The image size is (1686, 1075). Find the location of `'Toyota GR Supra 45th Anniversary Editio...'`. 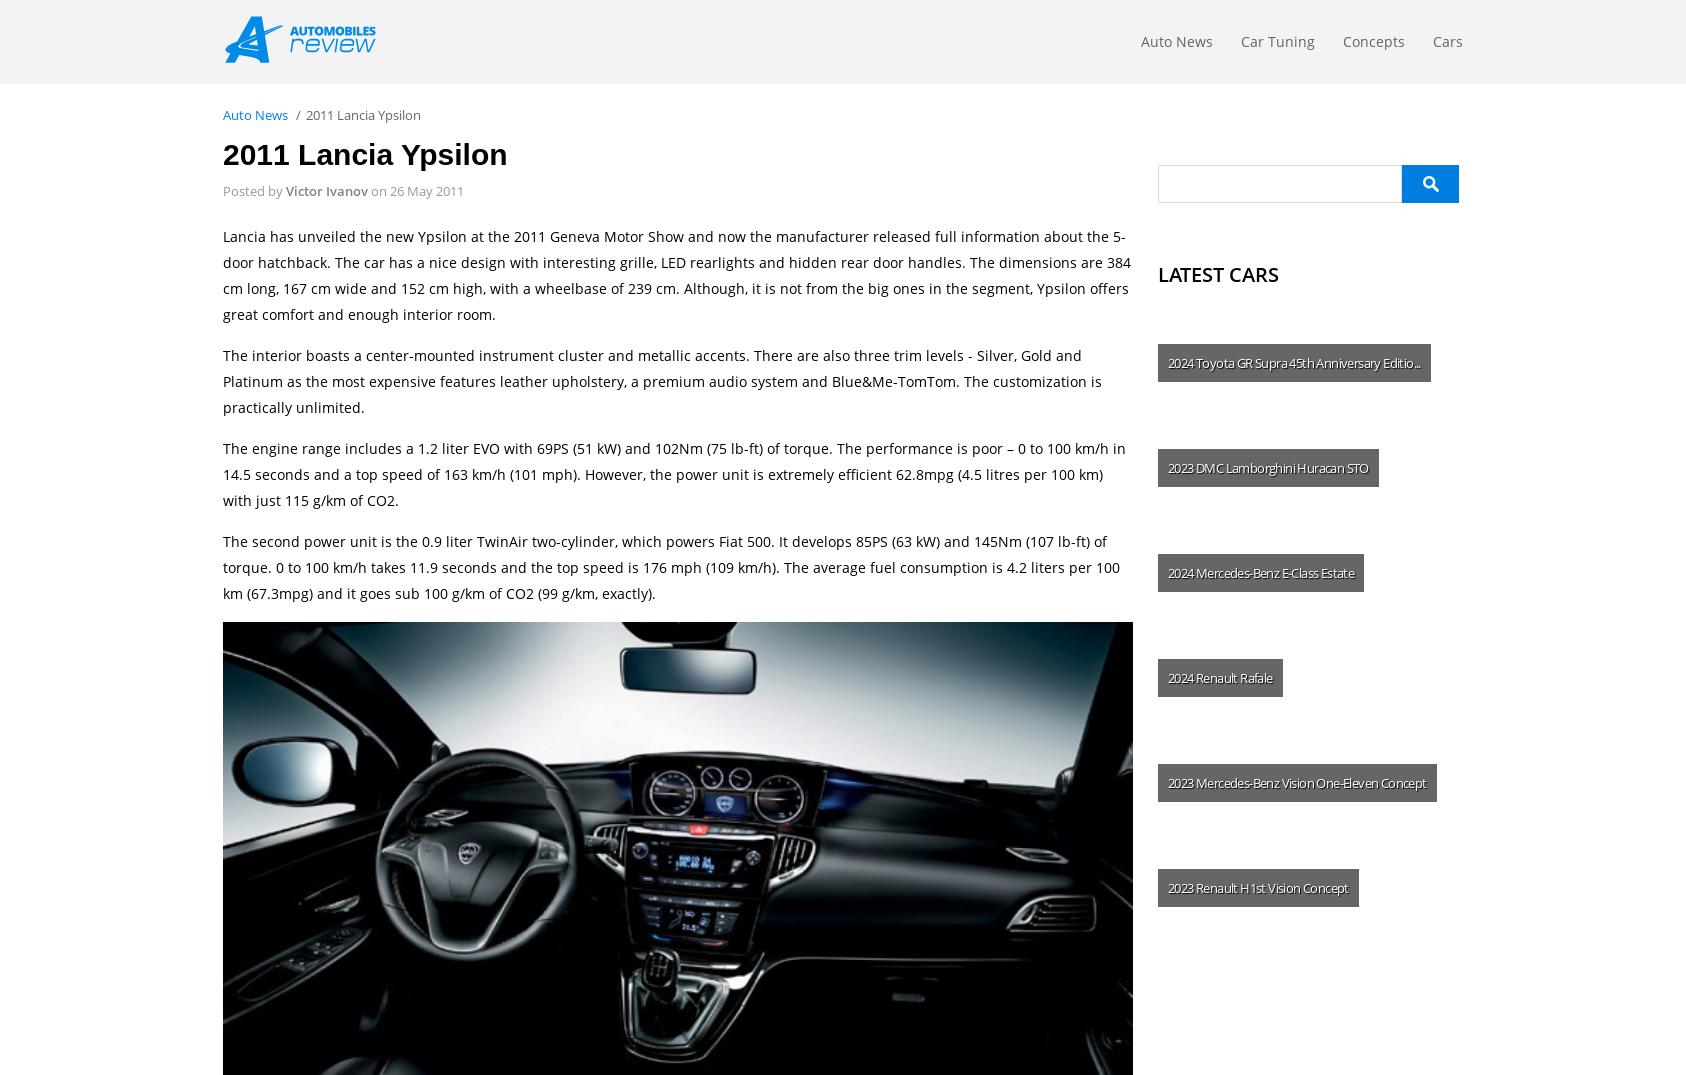

'Toyota GR Supra 45th Anniversary Editio...' is located at coordinates (1307, 363).